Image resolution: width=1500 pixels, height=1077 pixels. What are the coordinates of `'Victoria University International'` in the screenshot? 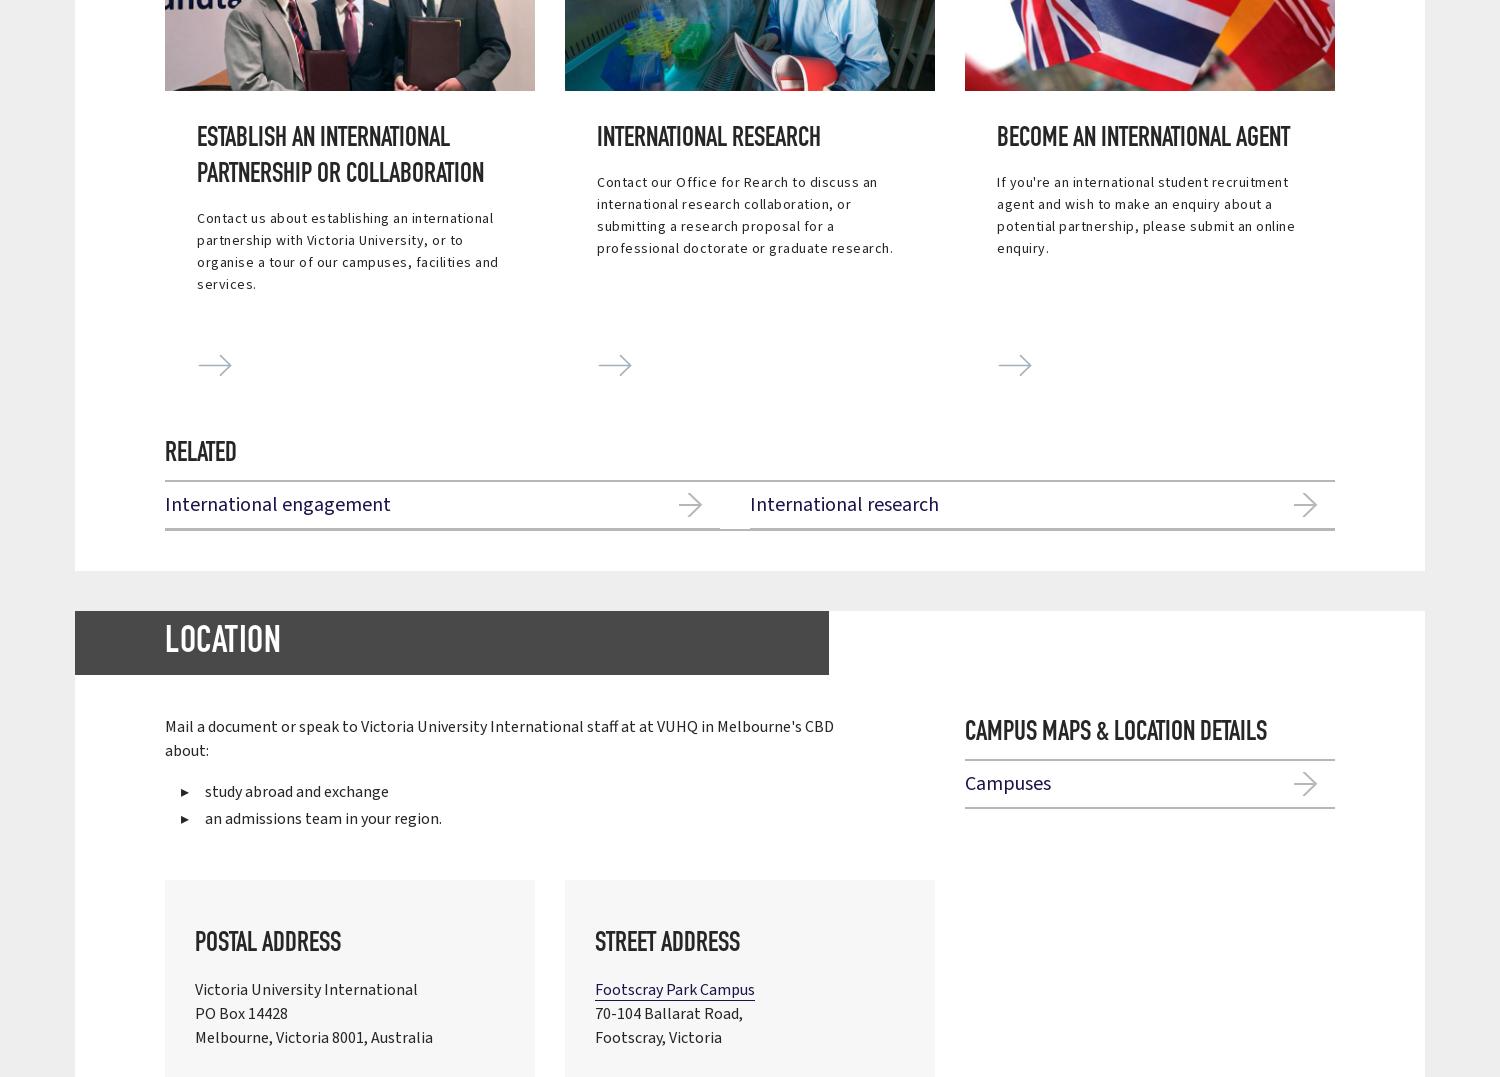 It's located at (306, 989).